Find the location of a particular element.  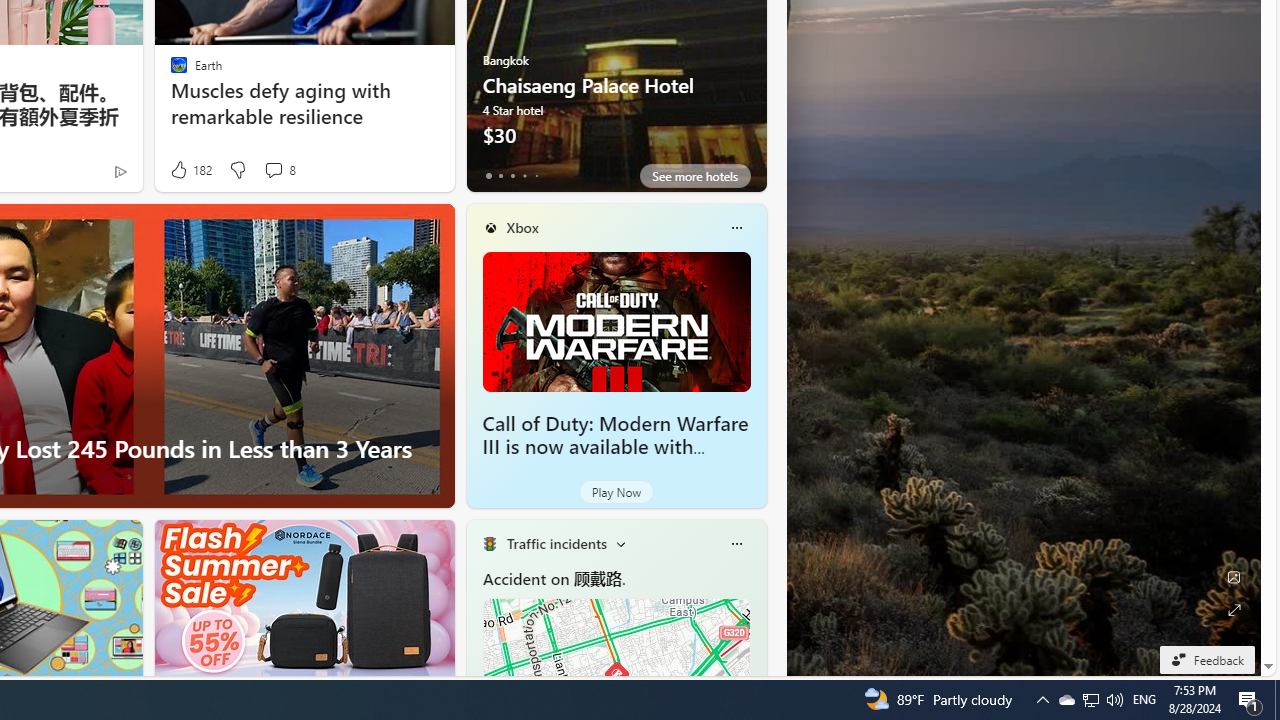

'Dislike' is located at coordinates (237, 169).